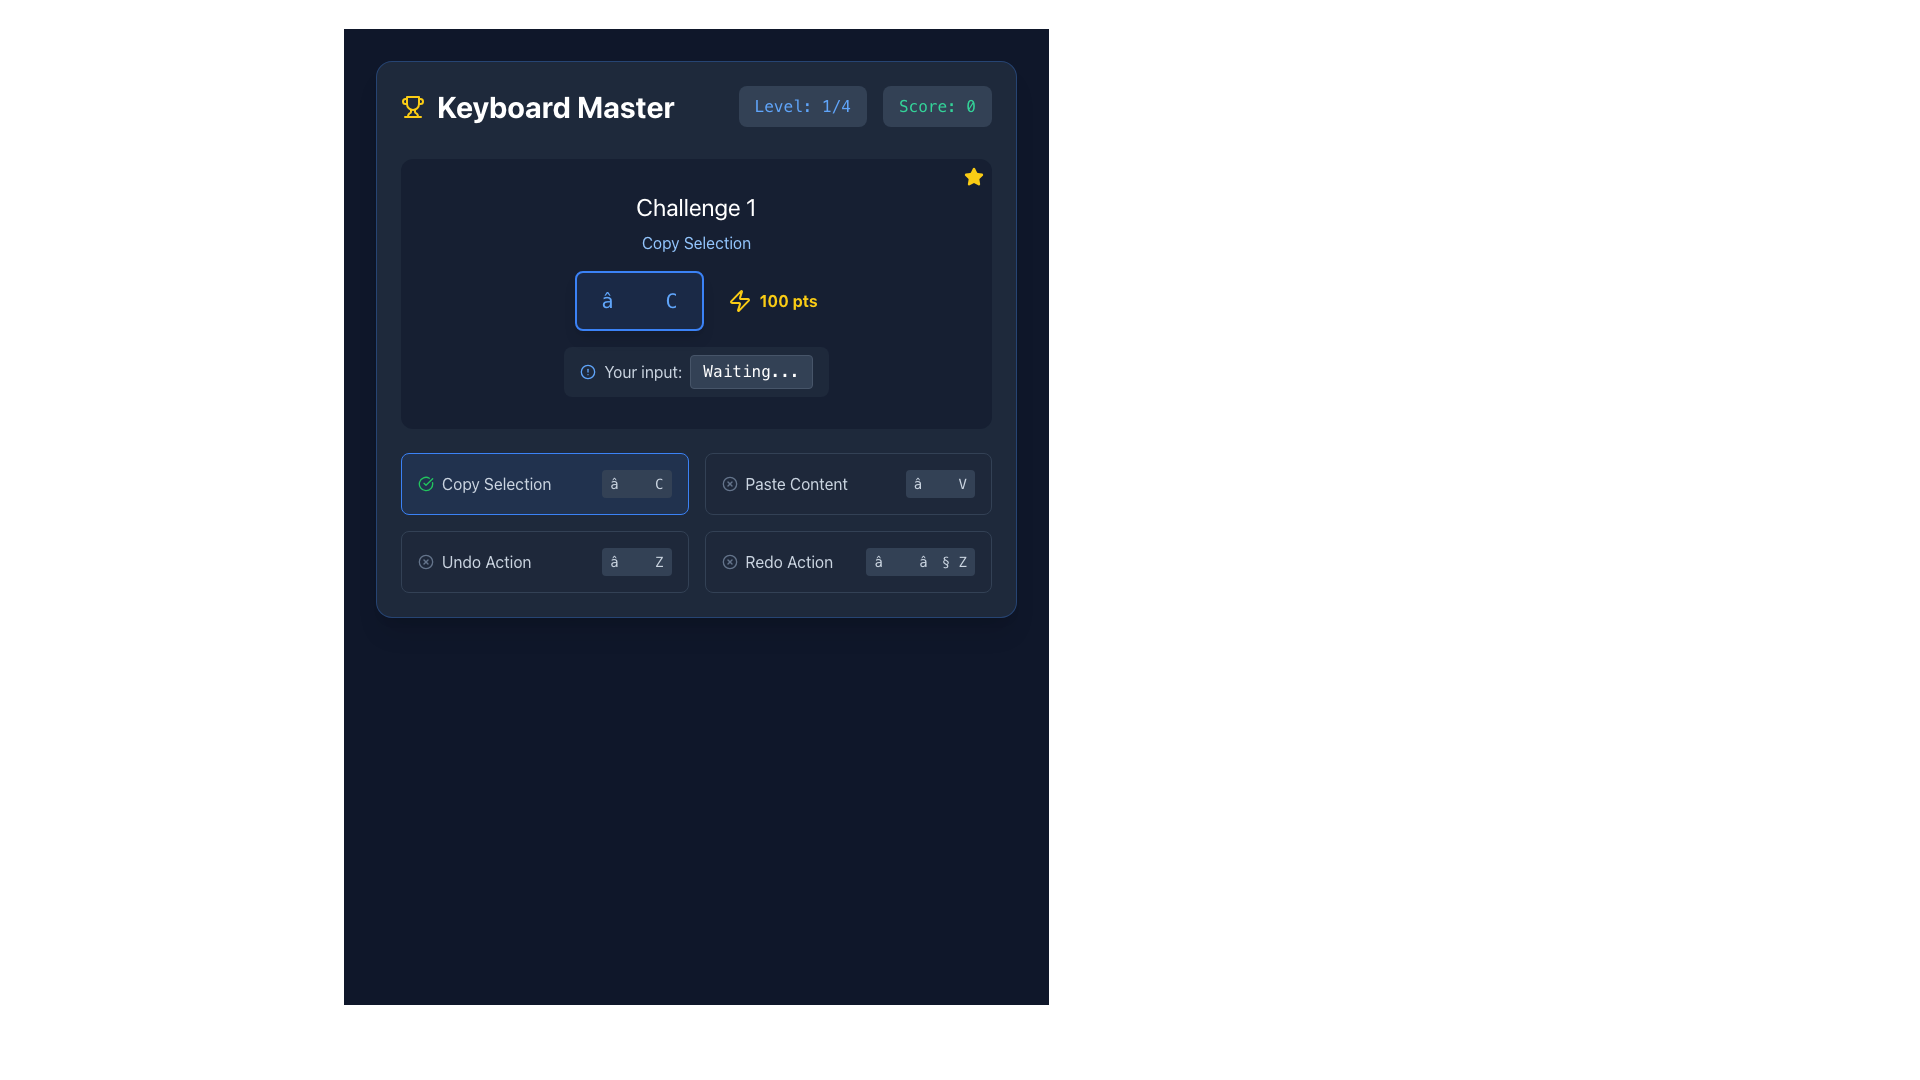  I want to click on text label indicating the current level progress of the user, located near the upper-right section of the interface, to the left of the 'Score: 0' label, so click(802, 106).